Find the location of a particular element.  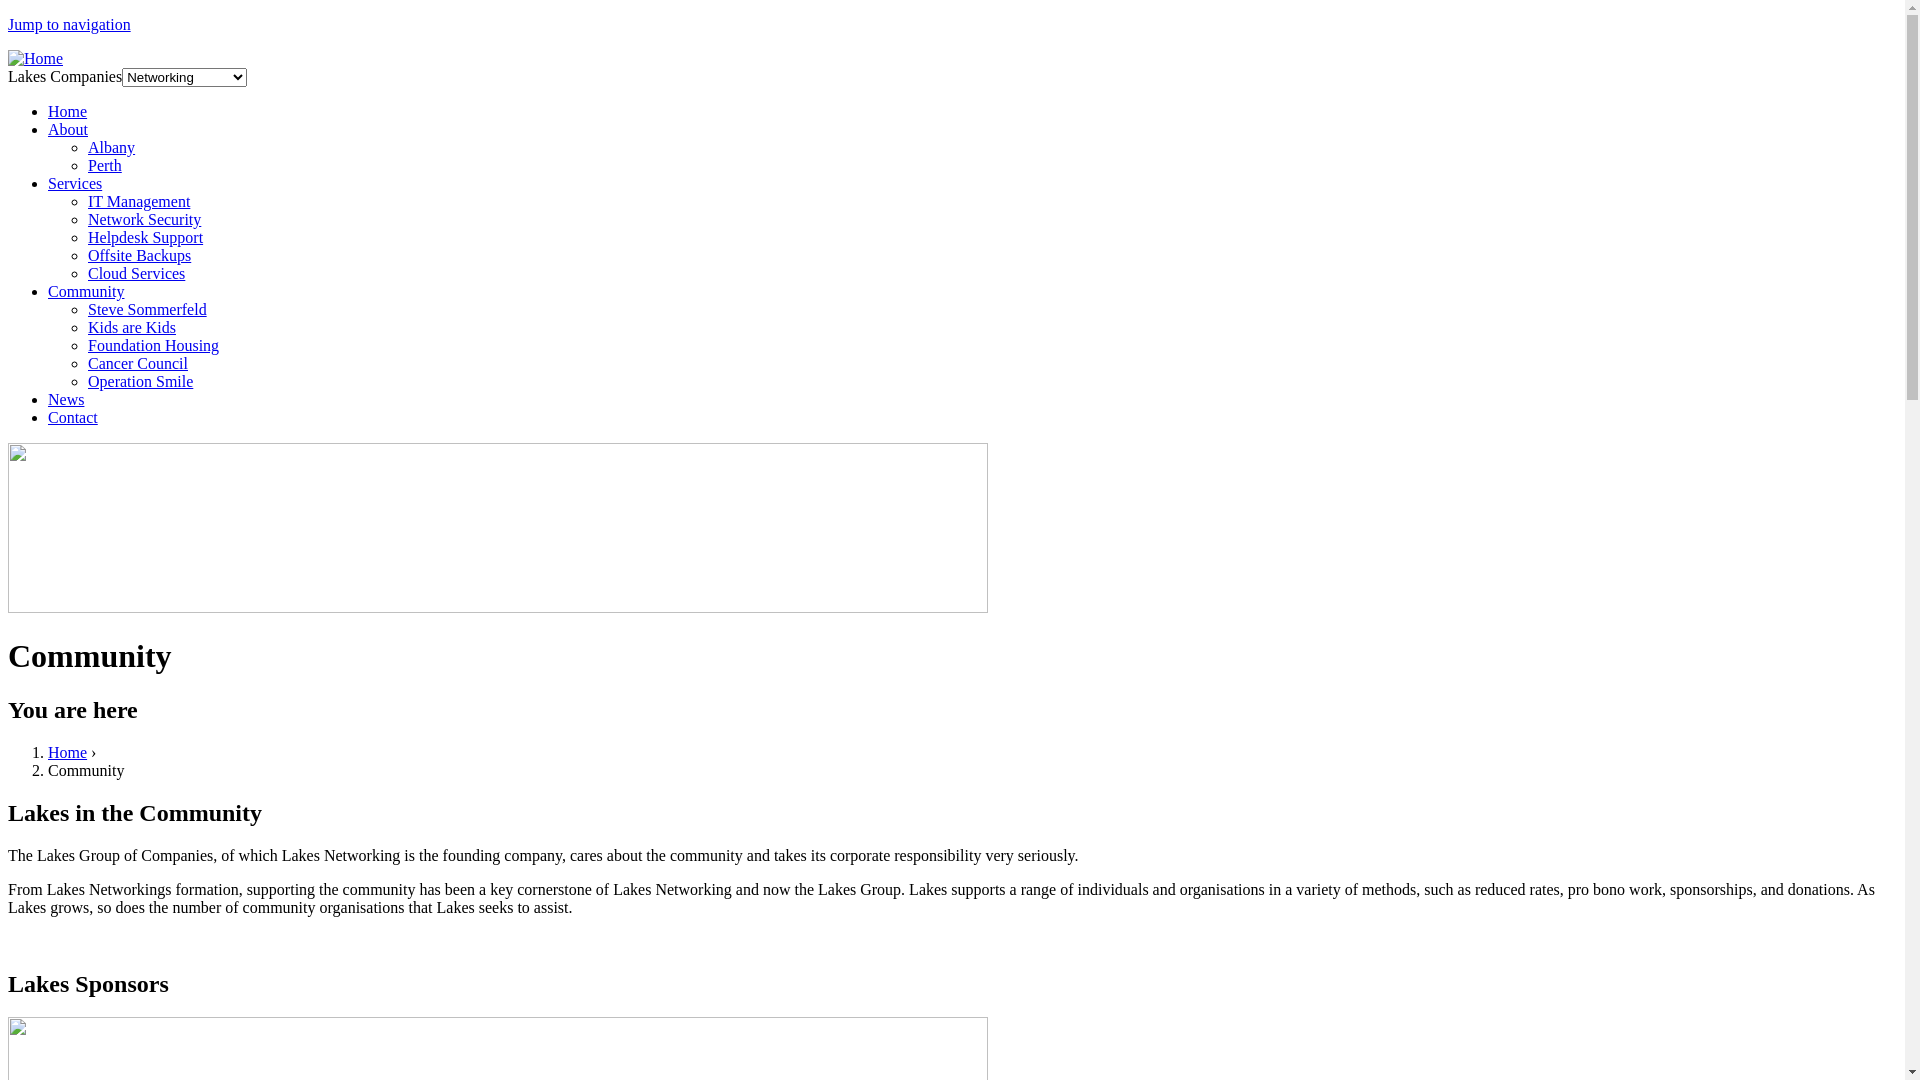

'News' is located at coordinates (48, 399).